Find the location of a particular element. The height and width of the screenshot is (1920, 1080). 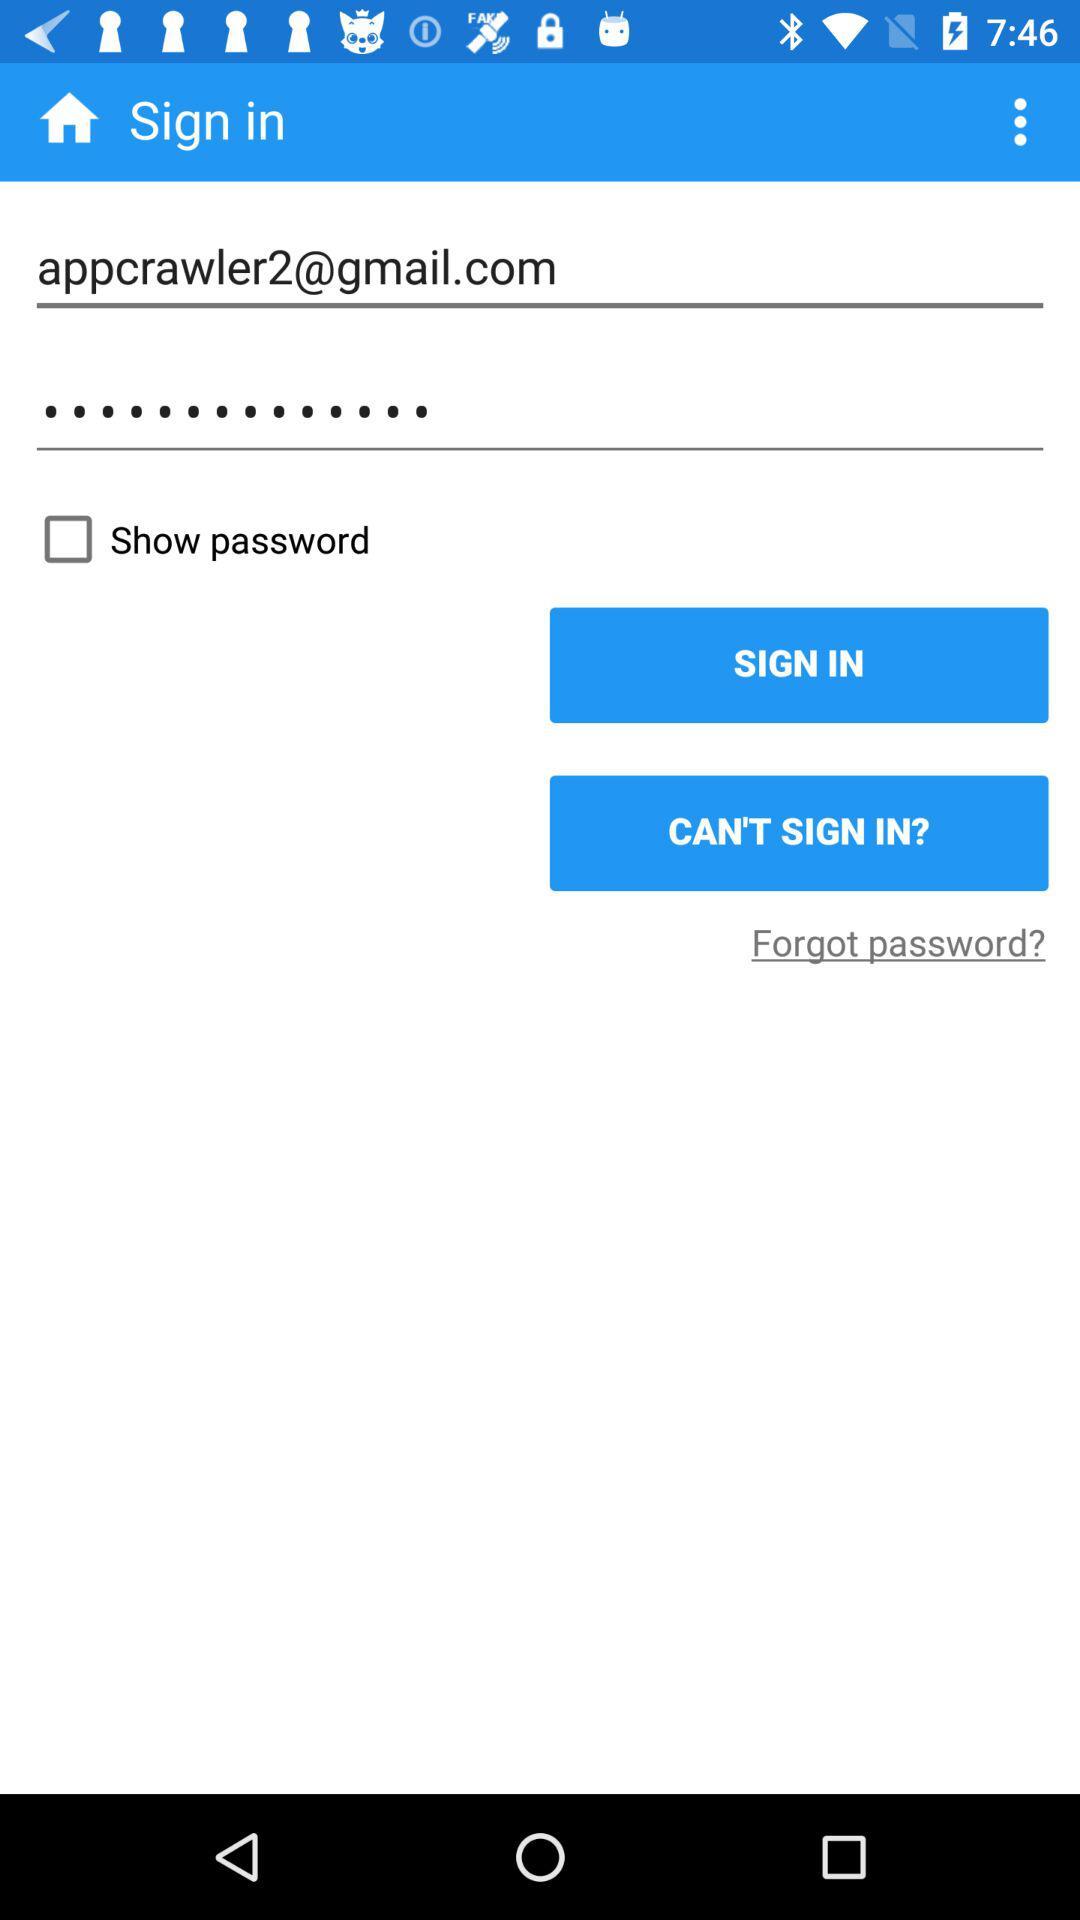

the item below sign in icon is located at coordinates (798, 833).